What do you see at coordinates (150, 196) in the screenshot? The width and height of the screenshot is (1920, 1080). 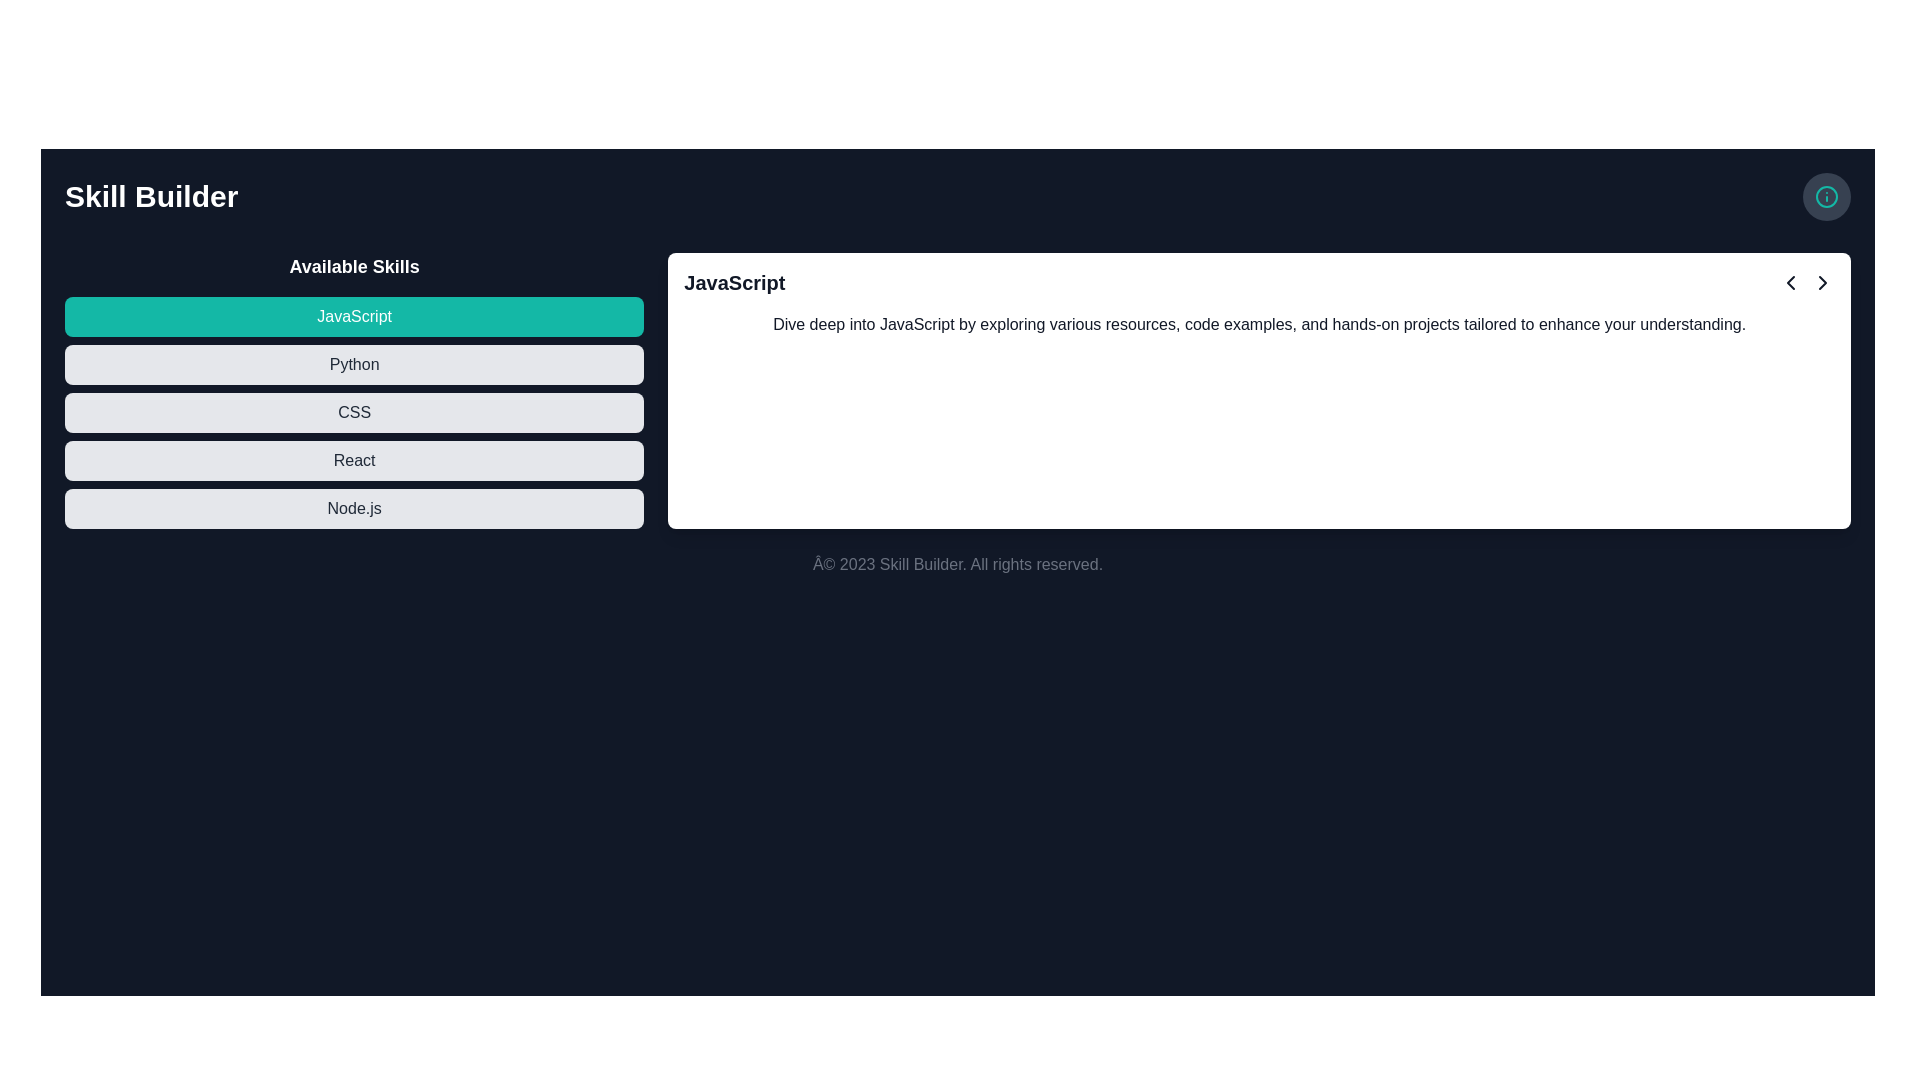 I see `the 'Skill Builder' text label, which is prominently displayed in bold and large font in the top-left corner of the interface` at bounding box center [150, 196].